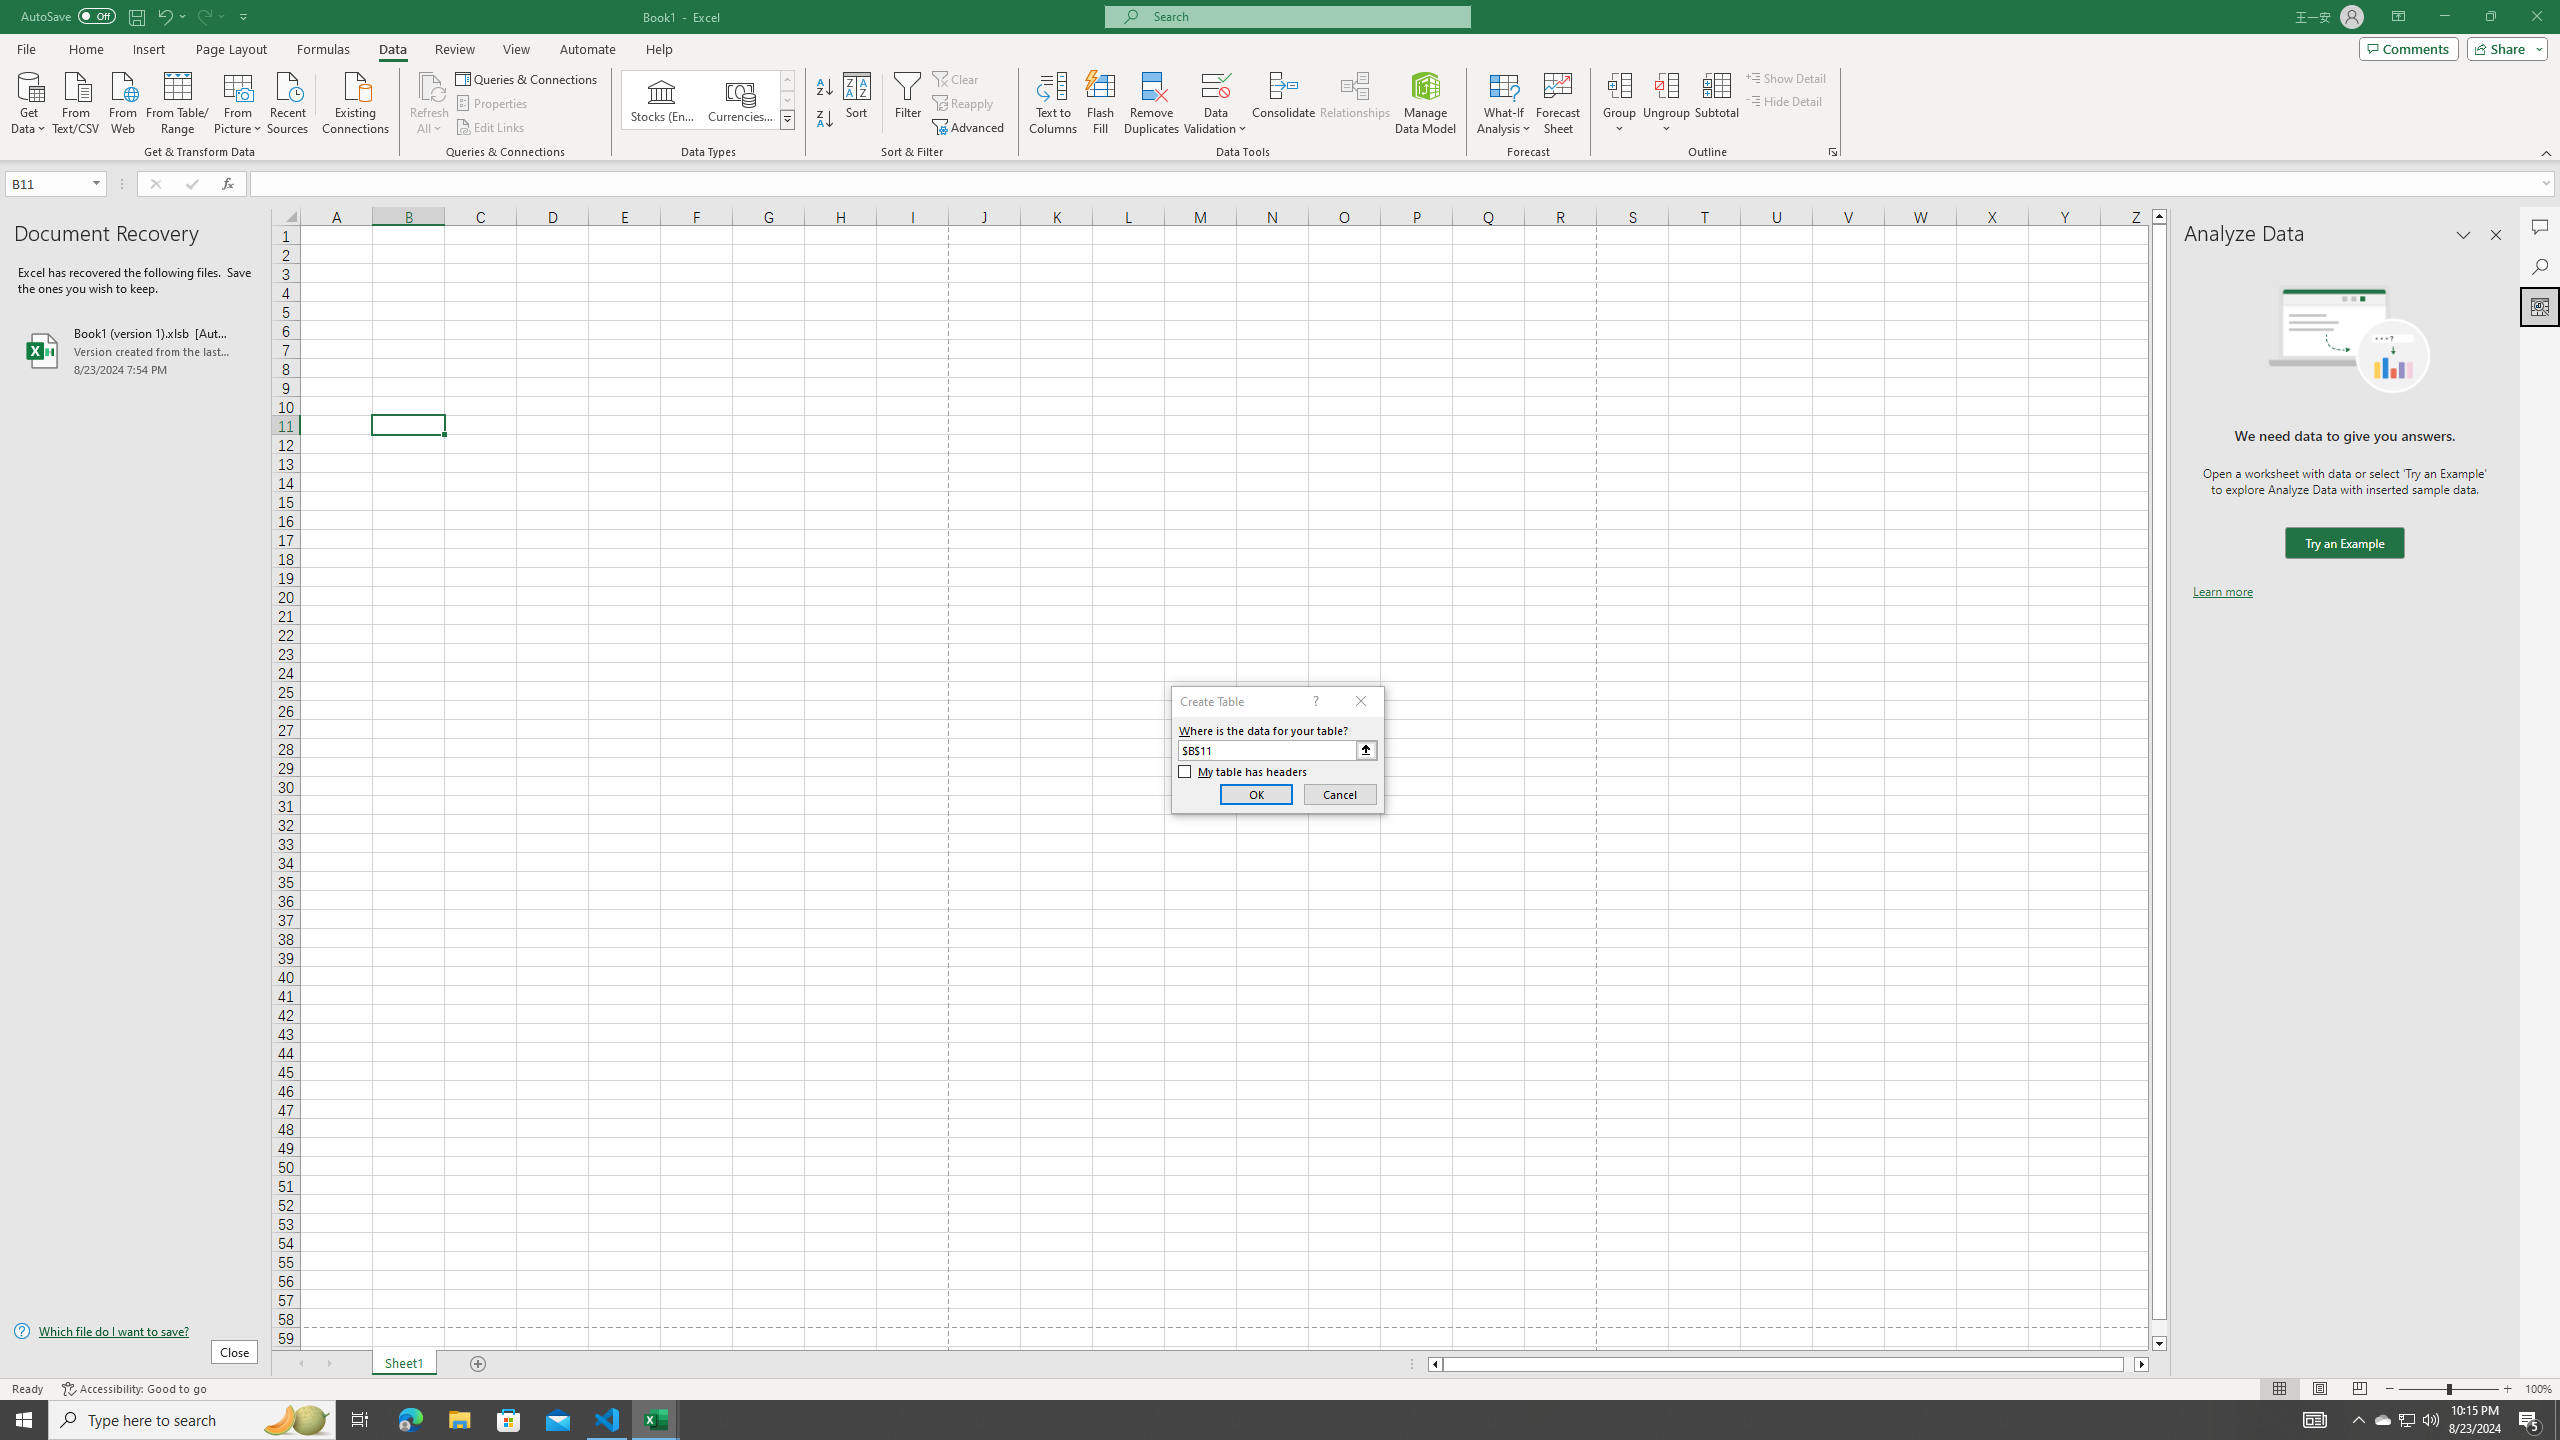  Describe the element at coordinates (587, 49) in the screenshot. I see `'Automate'` at that location.